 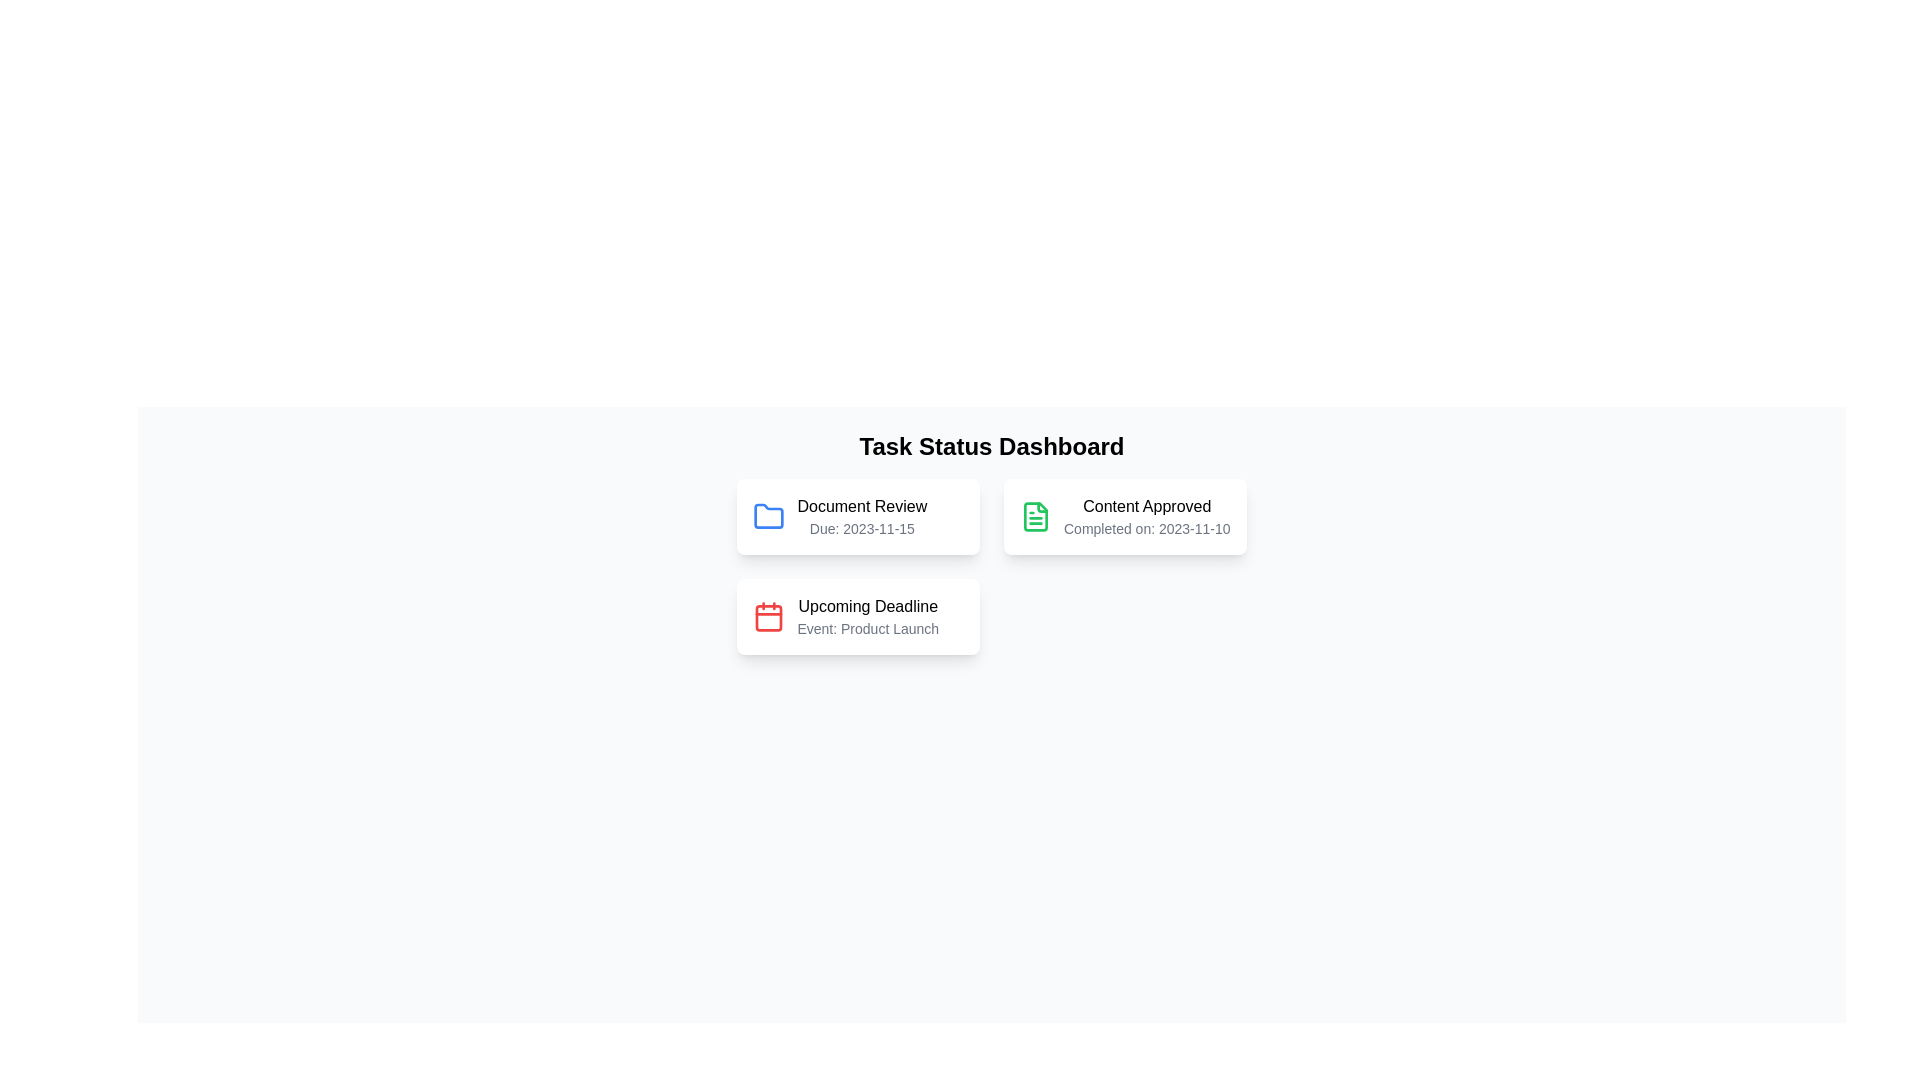 I want to click on the text label displaying 'Due: 2023-11-15', which is positioned directly below the 'Document Review' label within the 'Document Review' card component, so click(x=862, y=527).